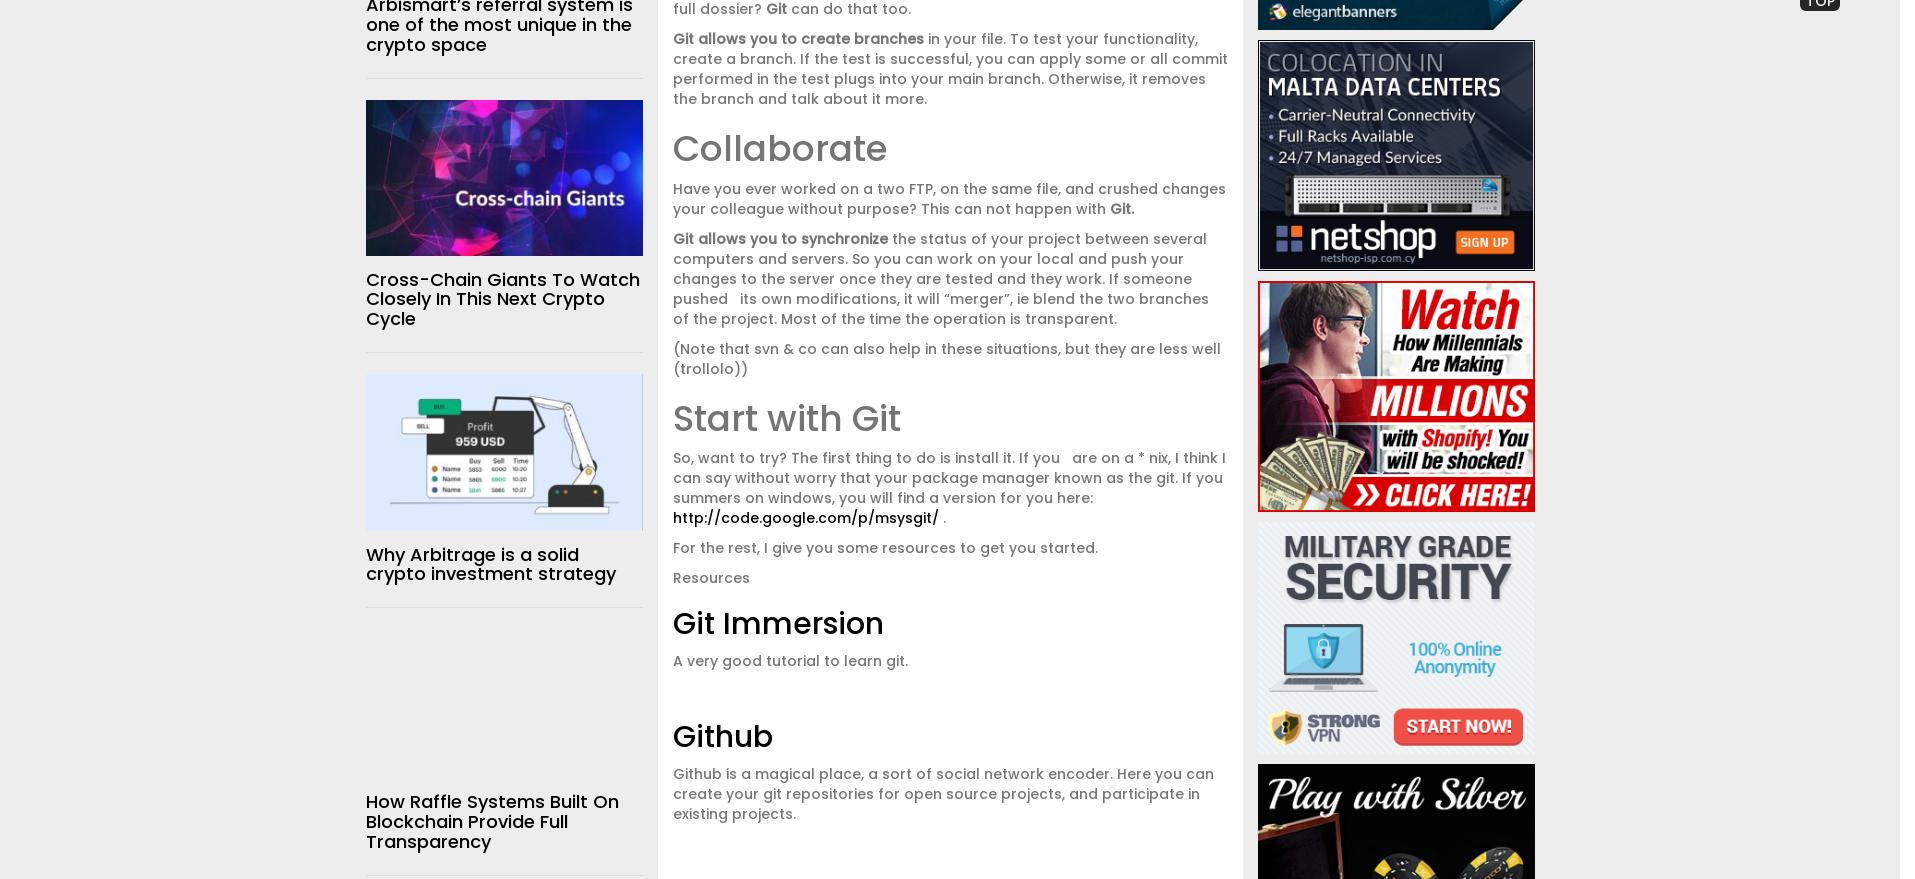 The width and height of the screenshot is (1915, 879). What do you see at coordinates (728, 457) in the screenshot?
I see `'So, want to try?'` at bounding box center [728, 457].